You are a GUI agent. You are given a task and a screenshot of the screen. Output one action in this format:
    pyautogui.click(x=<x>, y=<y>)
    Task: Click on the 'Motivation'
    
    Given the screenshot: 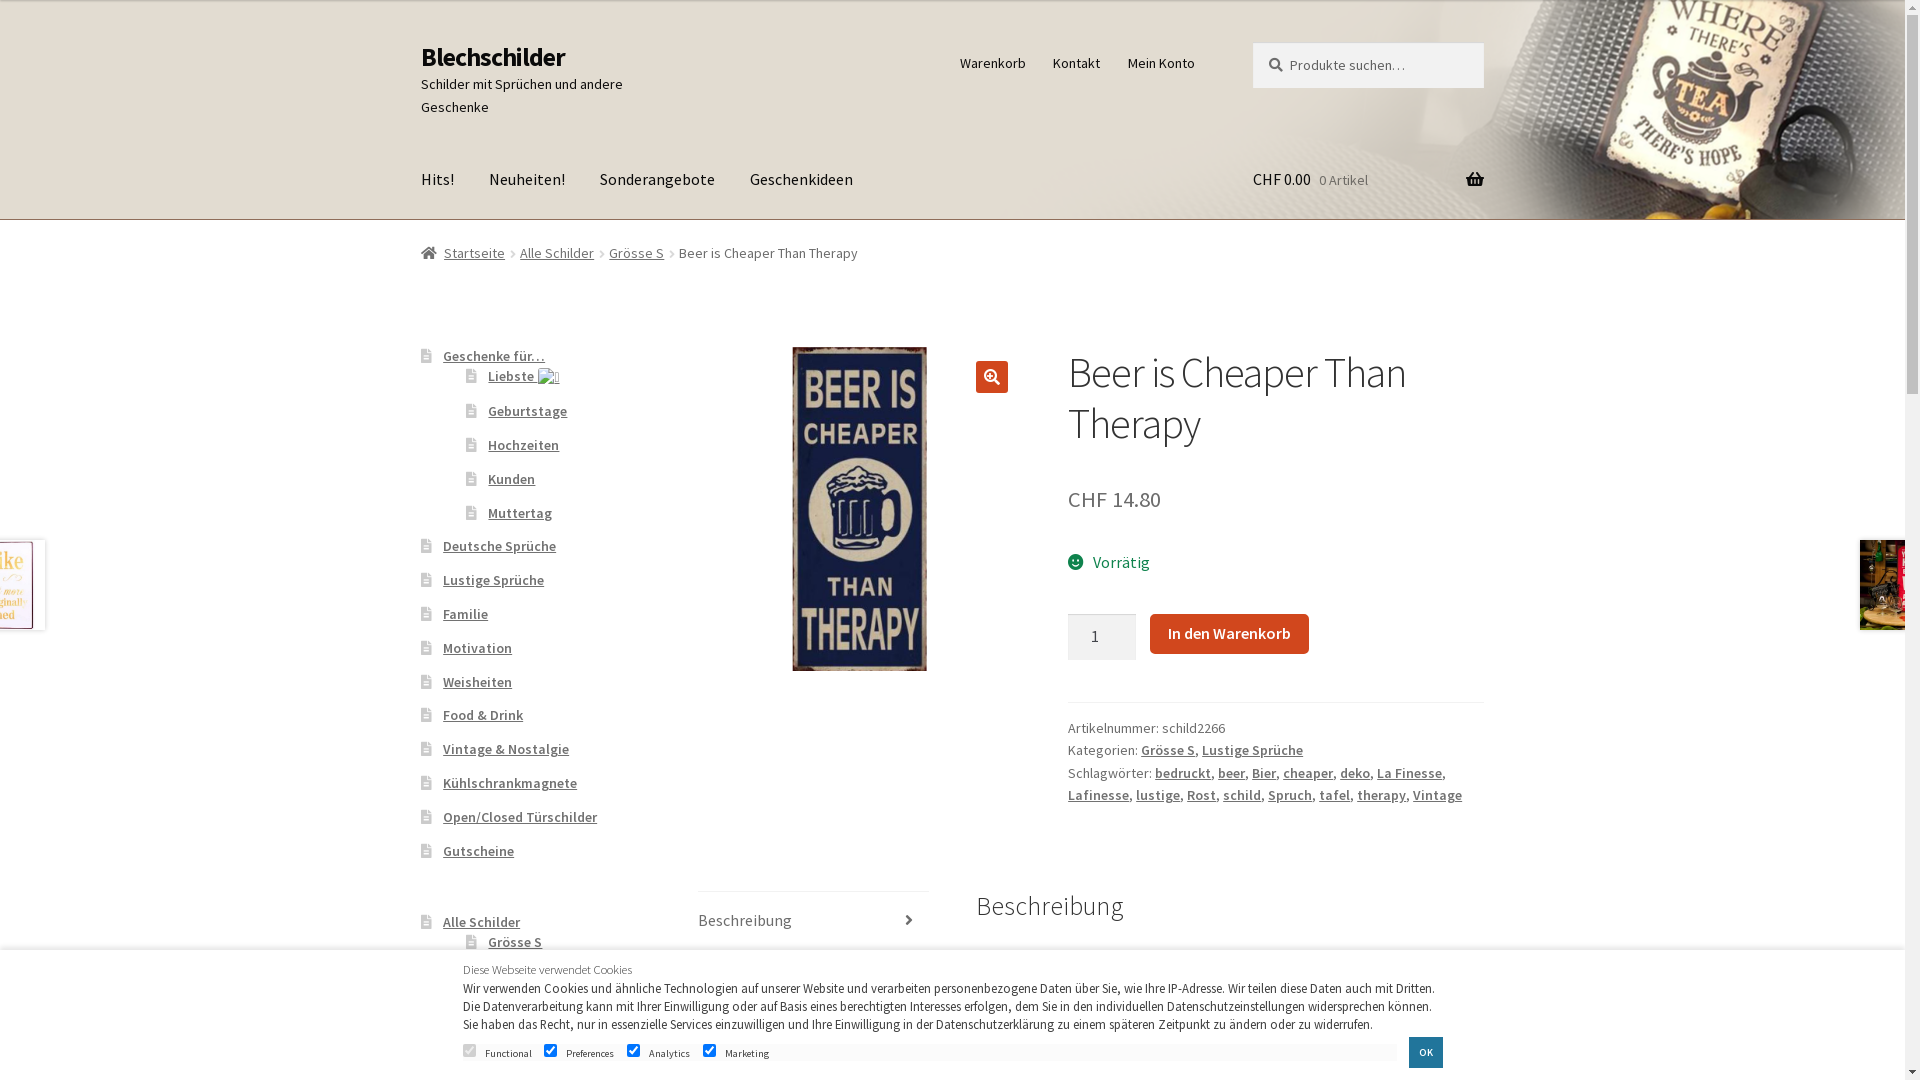 What is the action you would take?
    pyautogui.click(x=476, y=648)
    